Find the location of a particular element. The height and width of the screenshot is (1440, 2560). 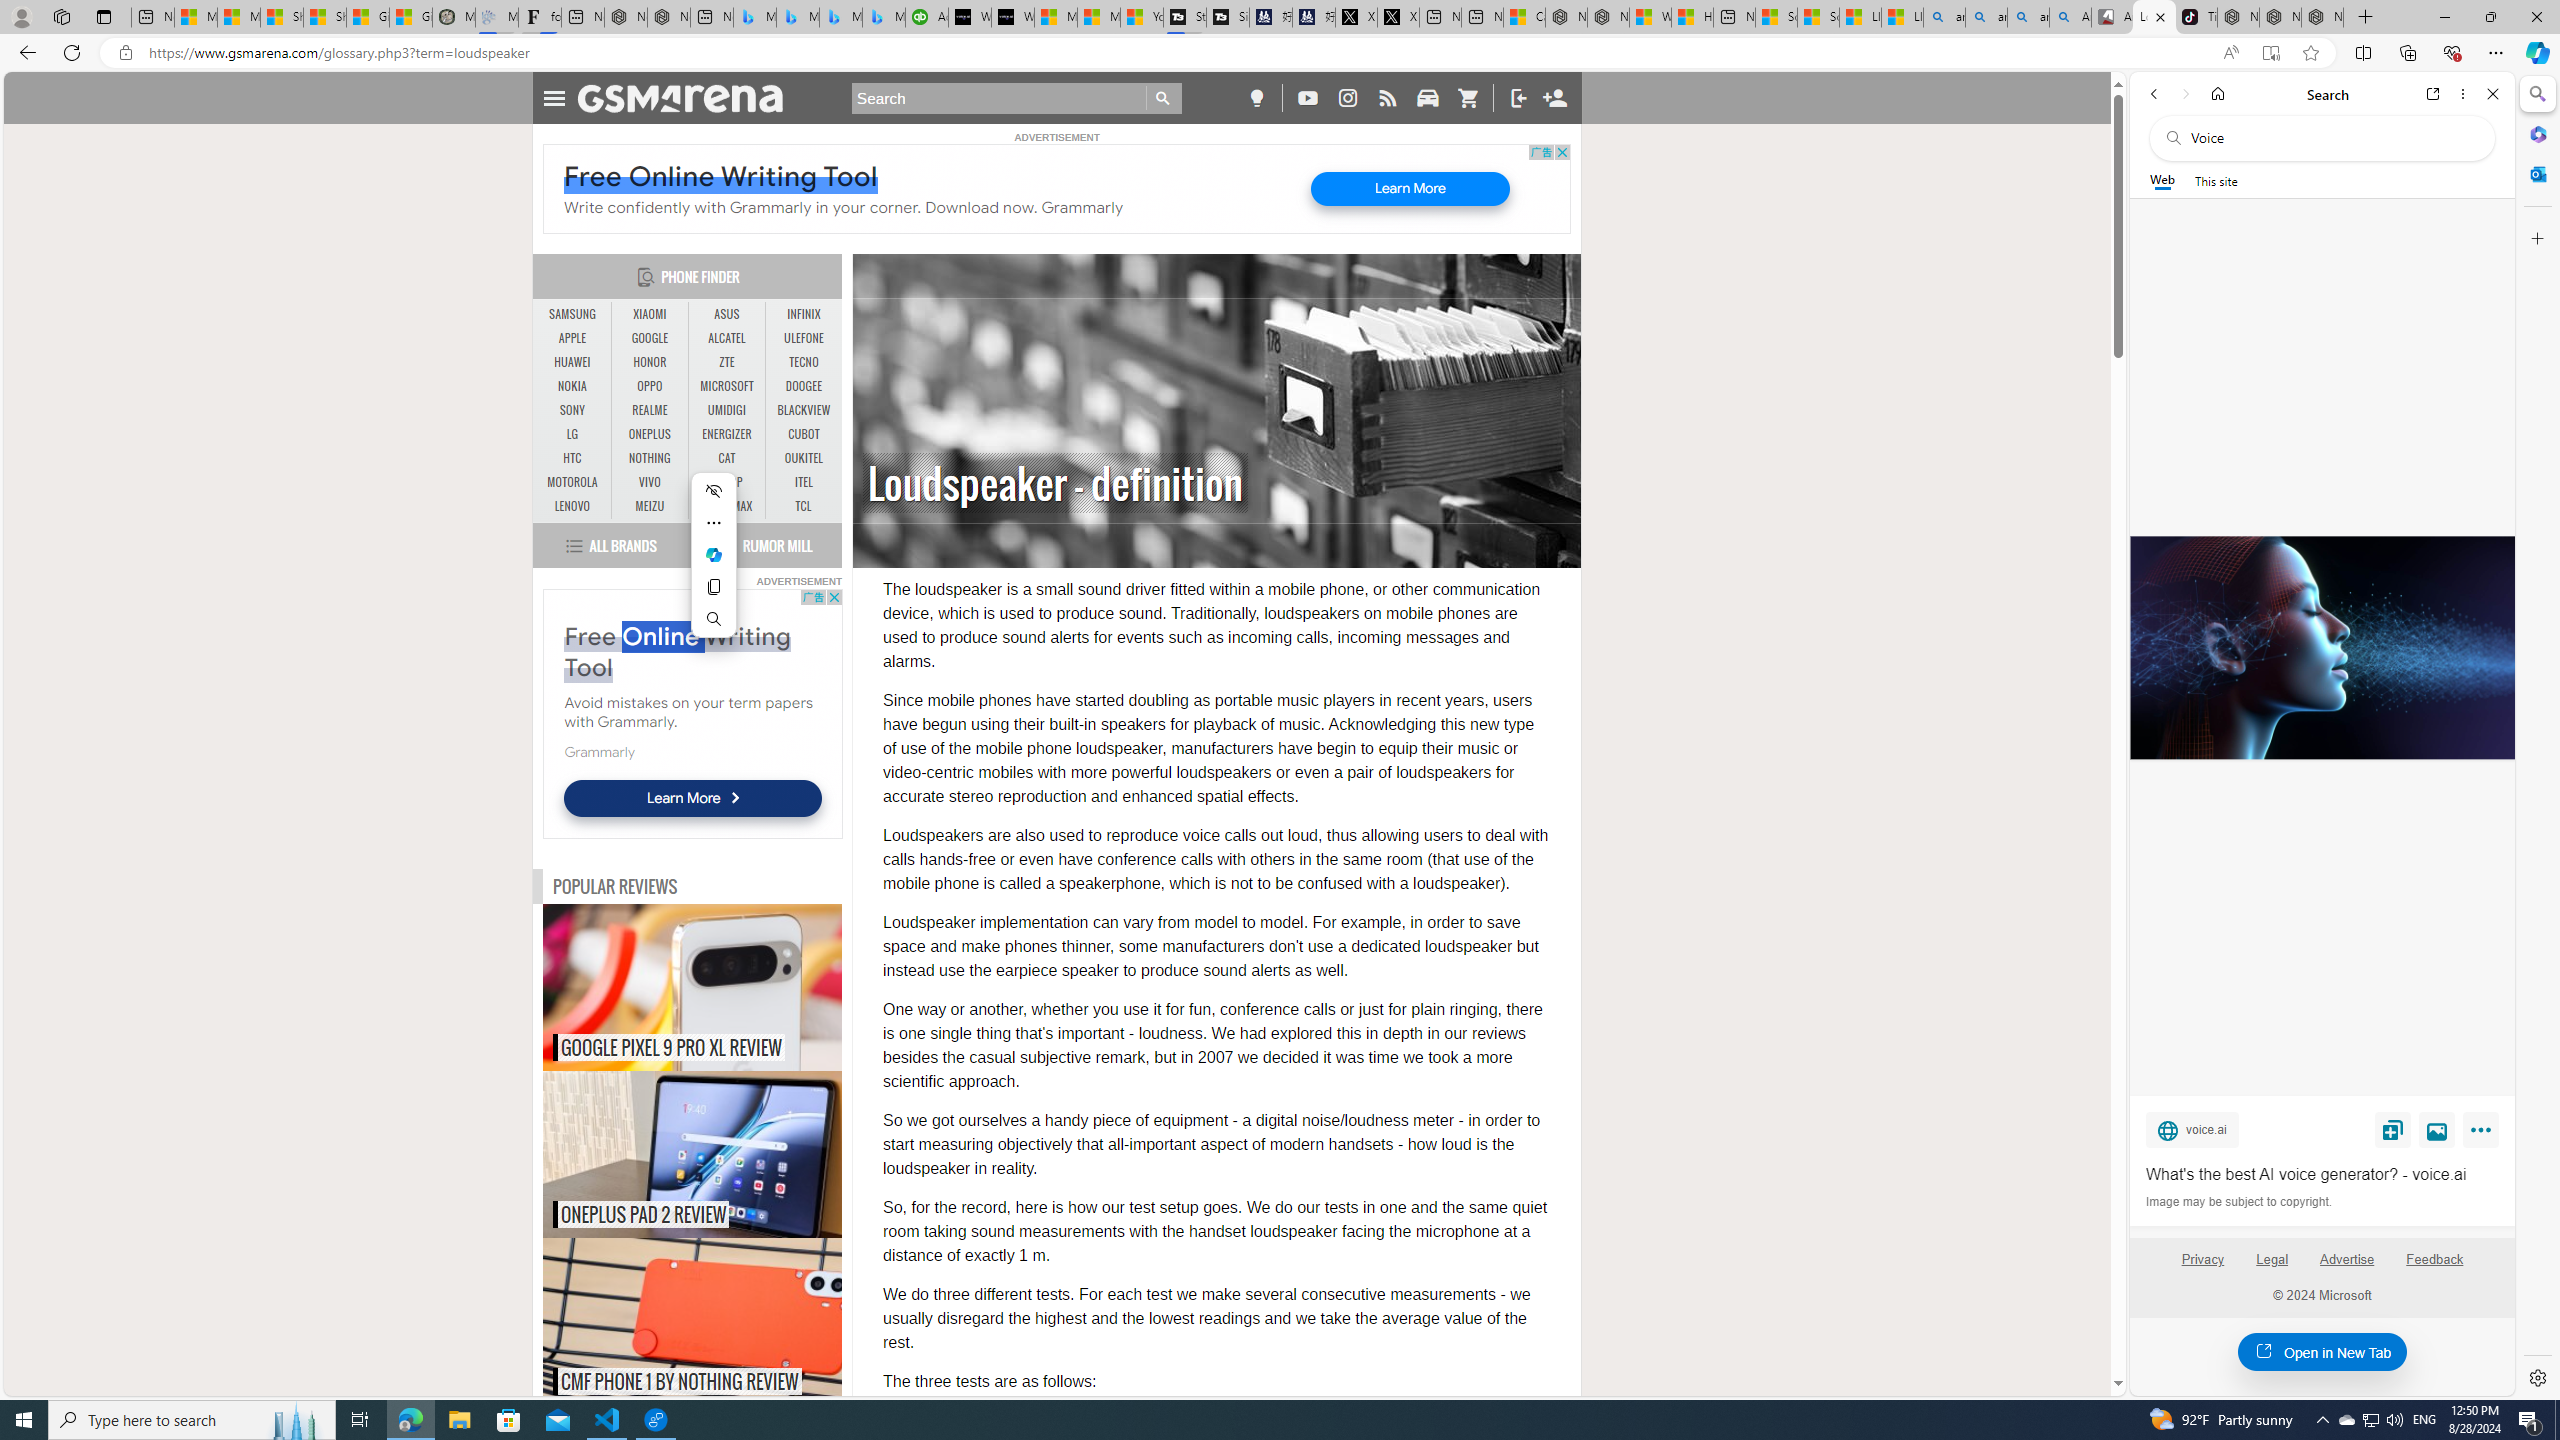

'Web scope' is located at coordinates (2162, 180).